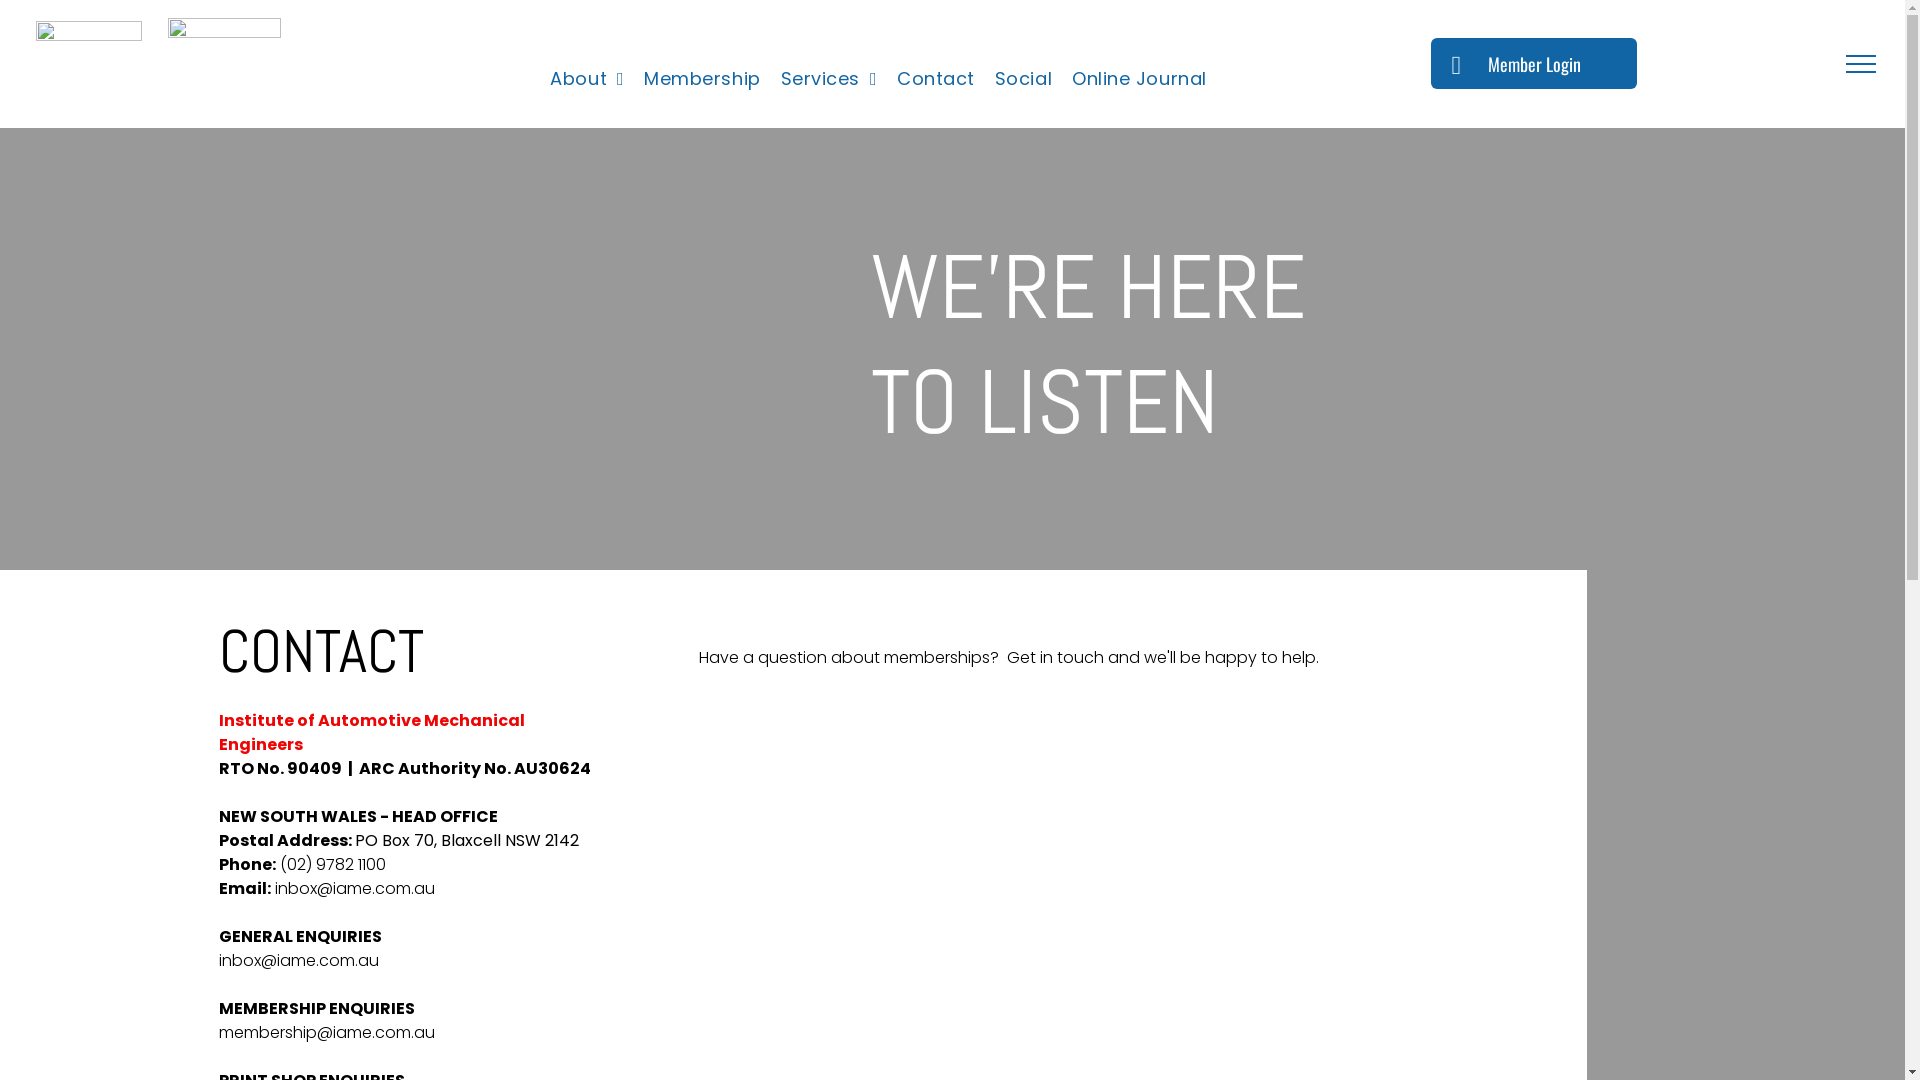 The image size is (1920, 1080). I want to click on 'About', so click(585, 77).